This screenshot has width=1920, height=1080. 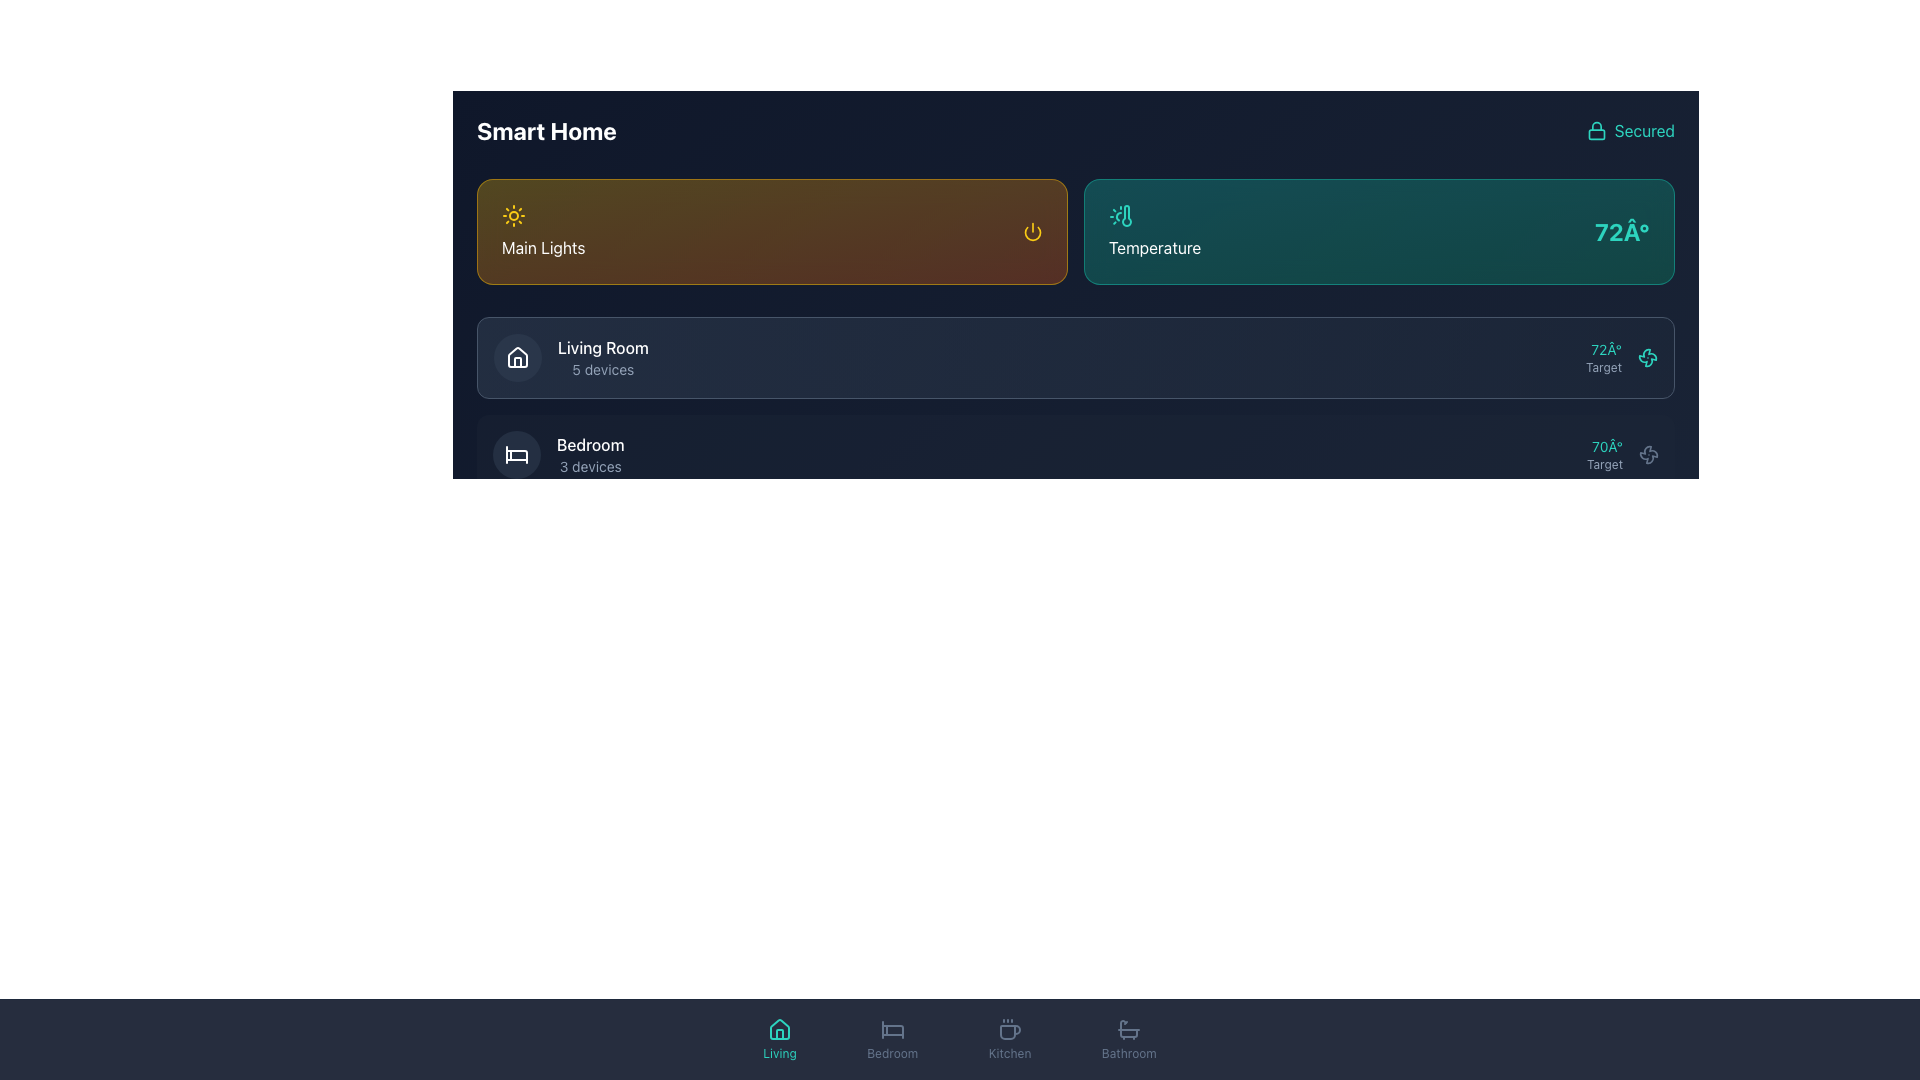 What do you see at coordinates (1603, 367) in the screenshot?
I see `the label located in the bottom-right region of the central dashboard that is positioned directly below '72°' and related to temperature or status reading` at bounding box center [1603, 367].